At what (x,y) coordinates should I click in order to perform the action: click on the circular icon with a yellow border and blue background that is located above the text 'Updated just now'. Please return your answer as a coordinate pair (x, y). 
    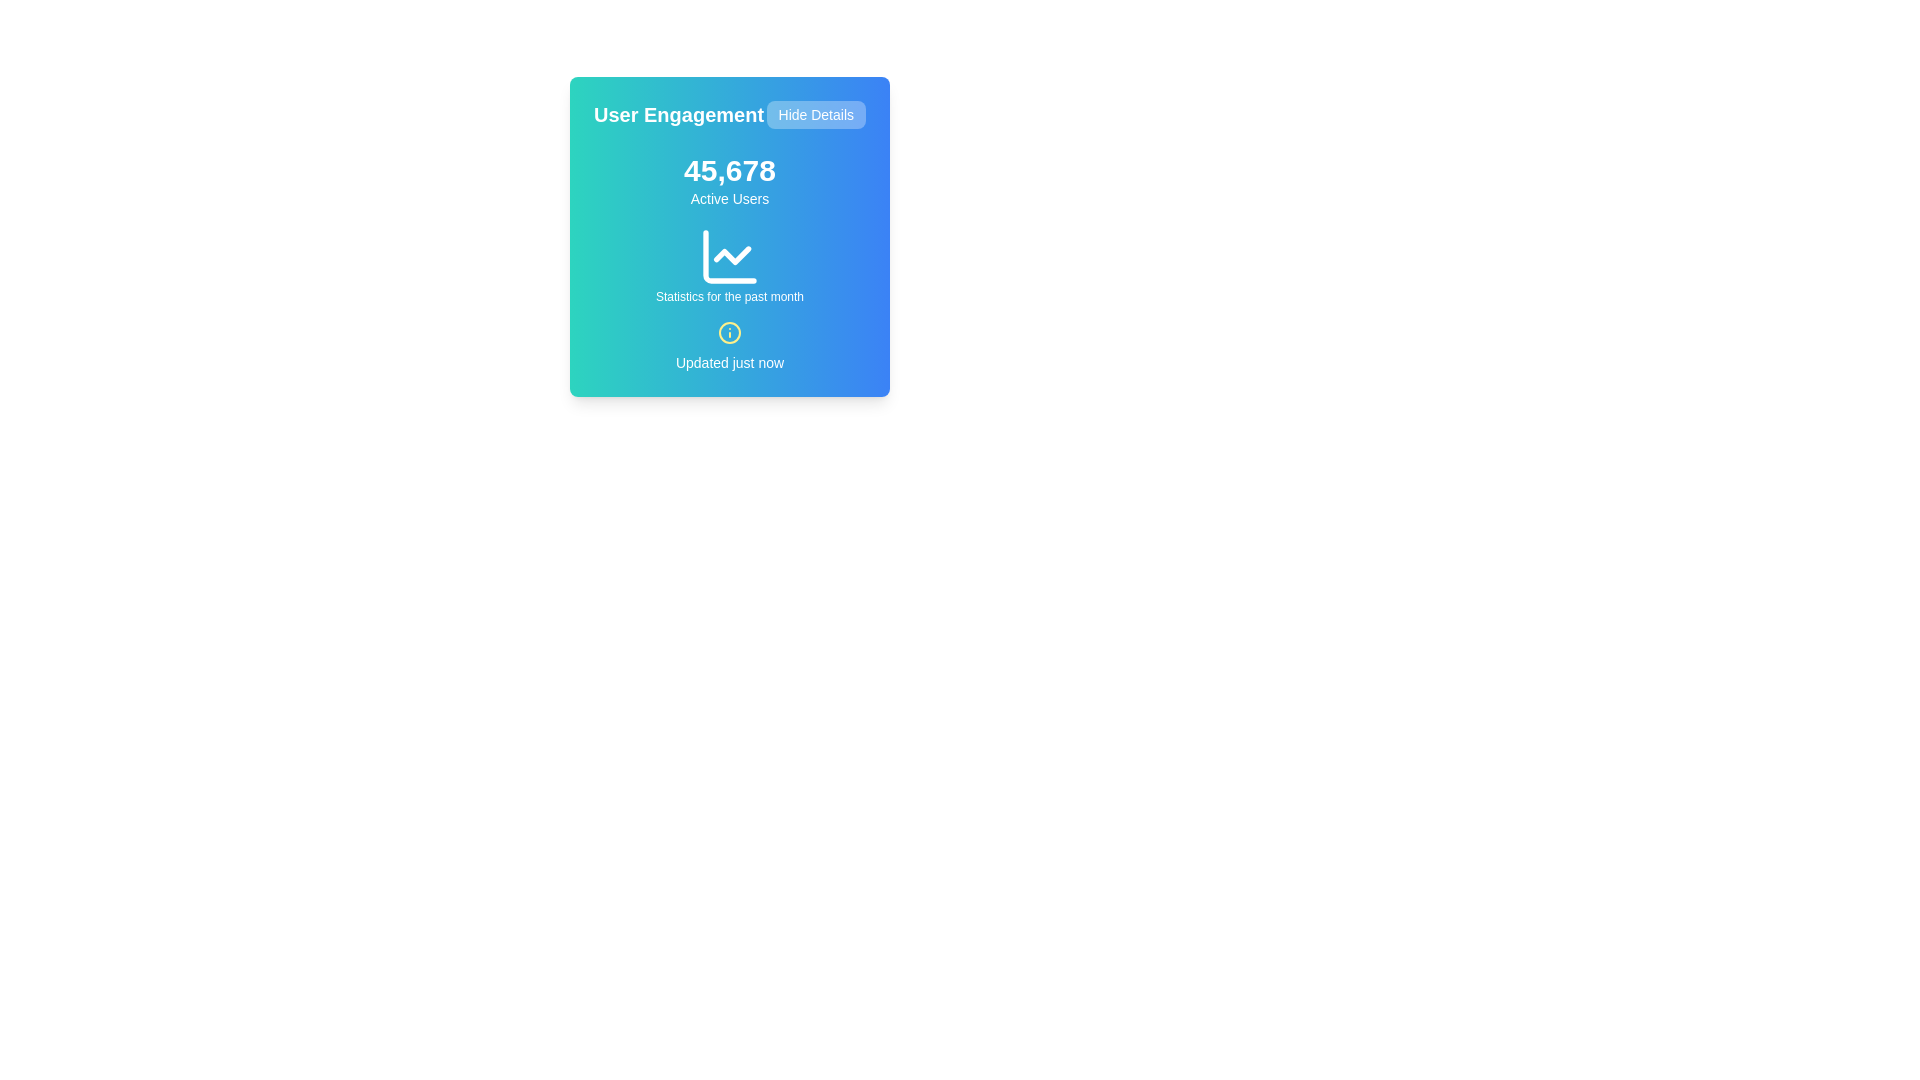
    Looking at the image, I should click on (728, 331).